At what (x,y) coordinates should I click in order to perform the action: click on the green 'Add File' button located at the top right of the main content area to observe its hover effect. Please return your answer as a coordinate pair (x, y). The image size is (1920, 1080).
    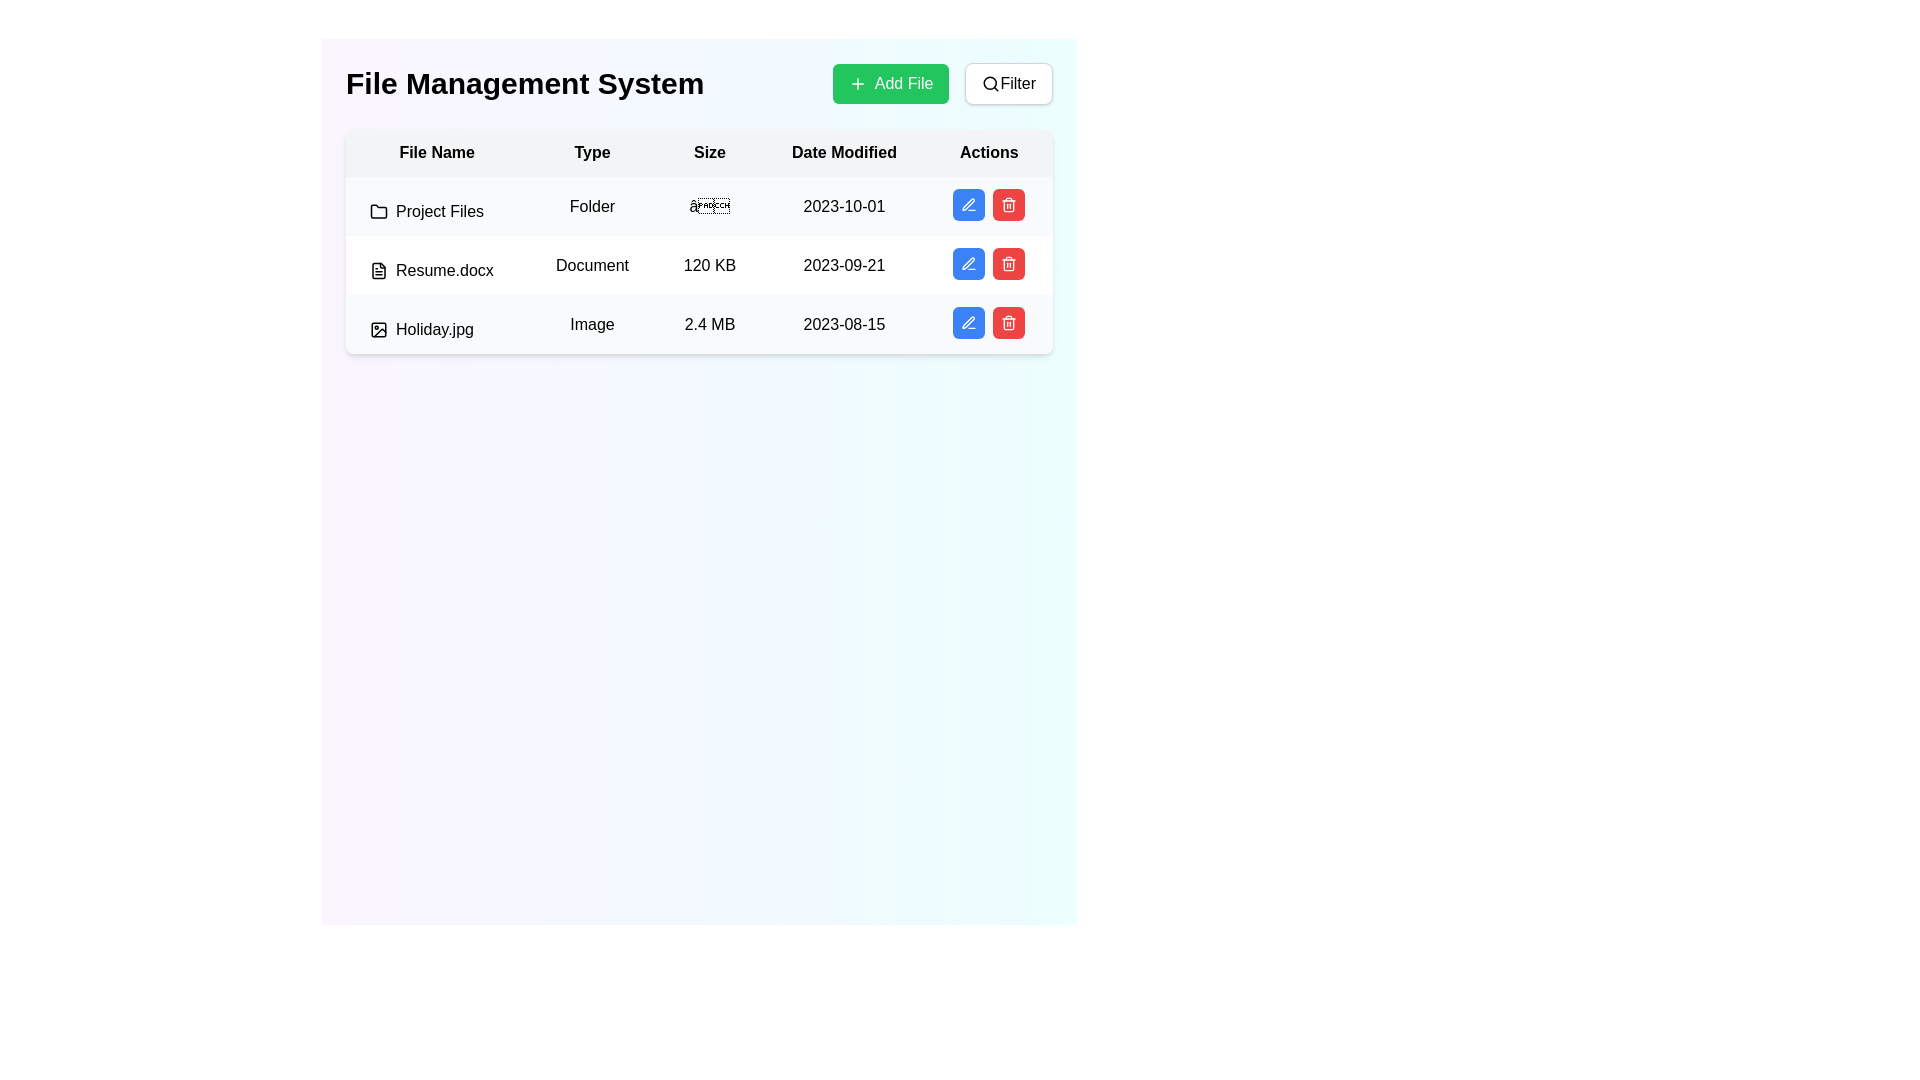
    Looking at the image, I should click on (890, 83).